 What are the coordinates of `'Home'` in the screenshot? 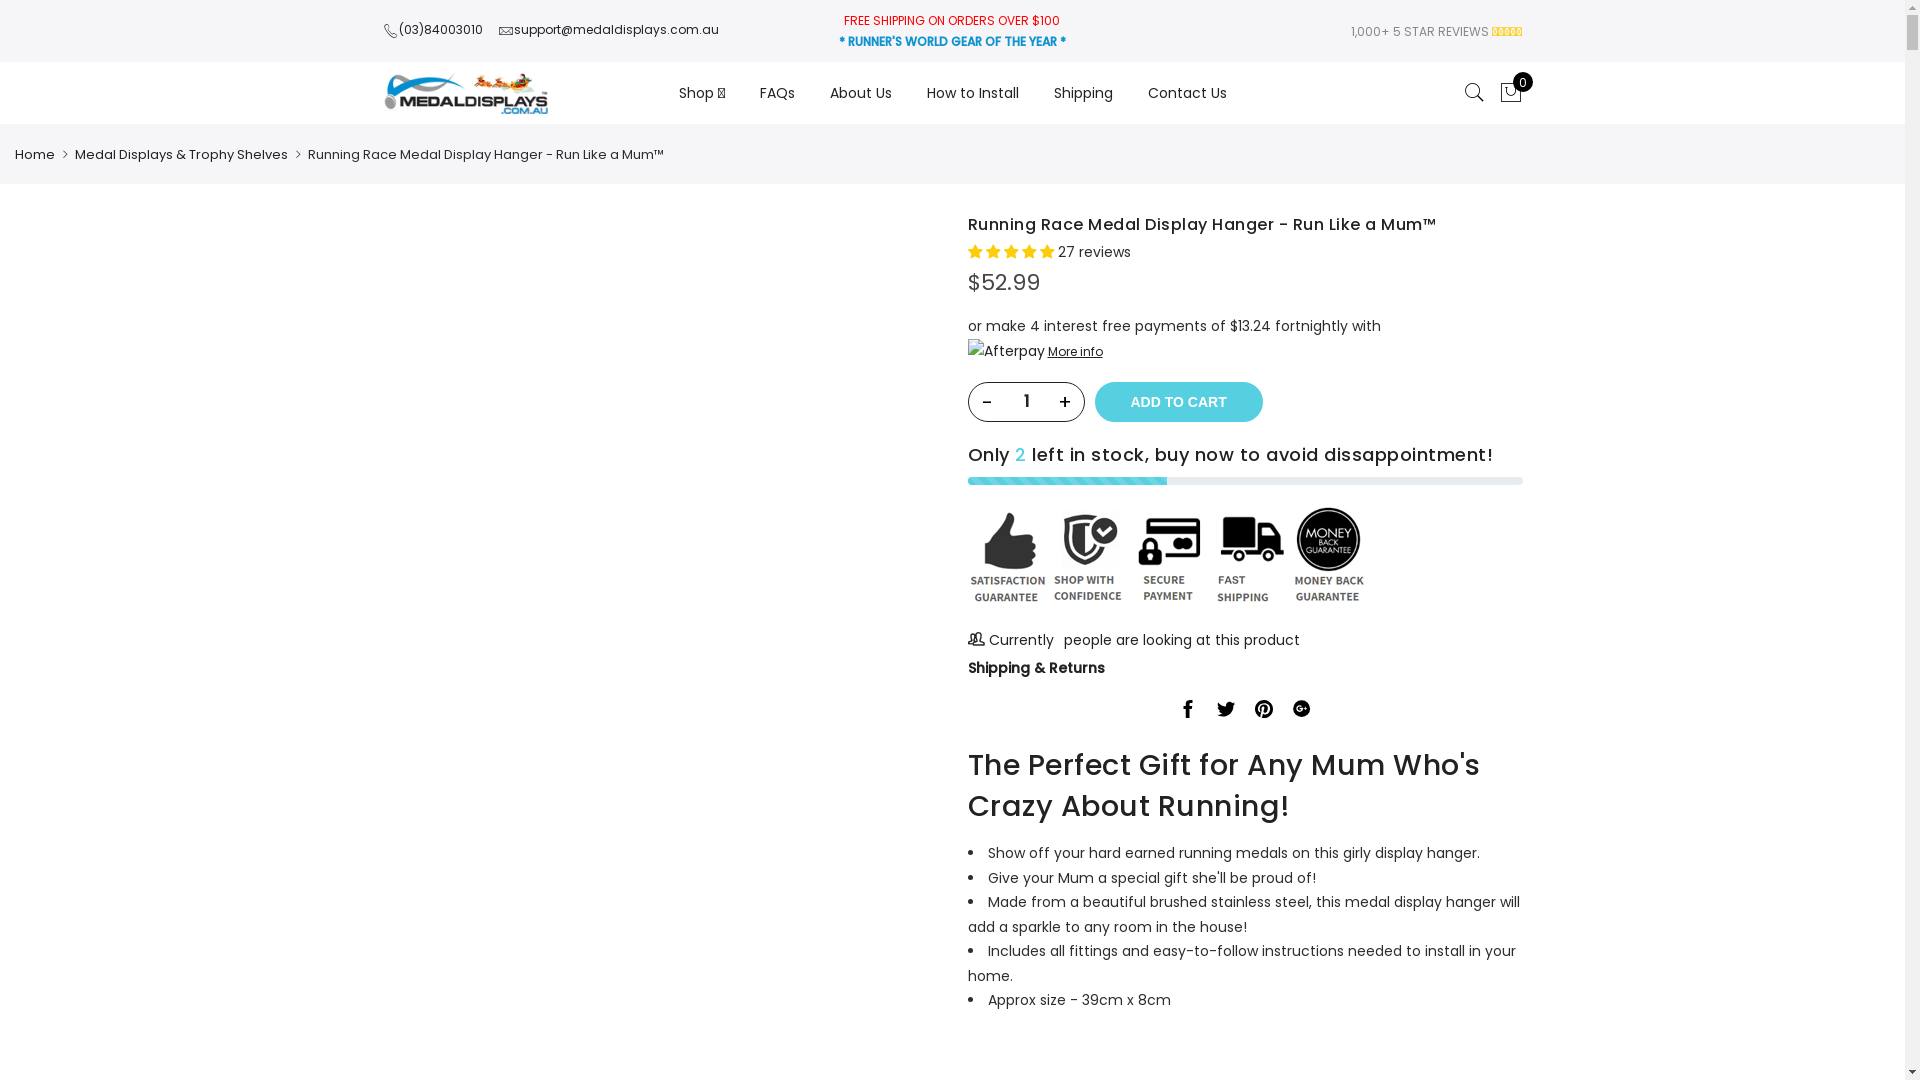 It's located at (14, 153).